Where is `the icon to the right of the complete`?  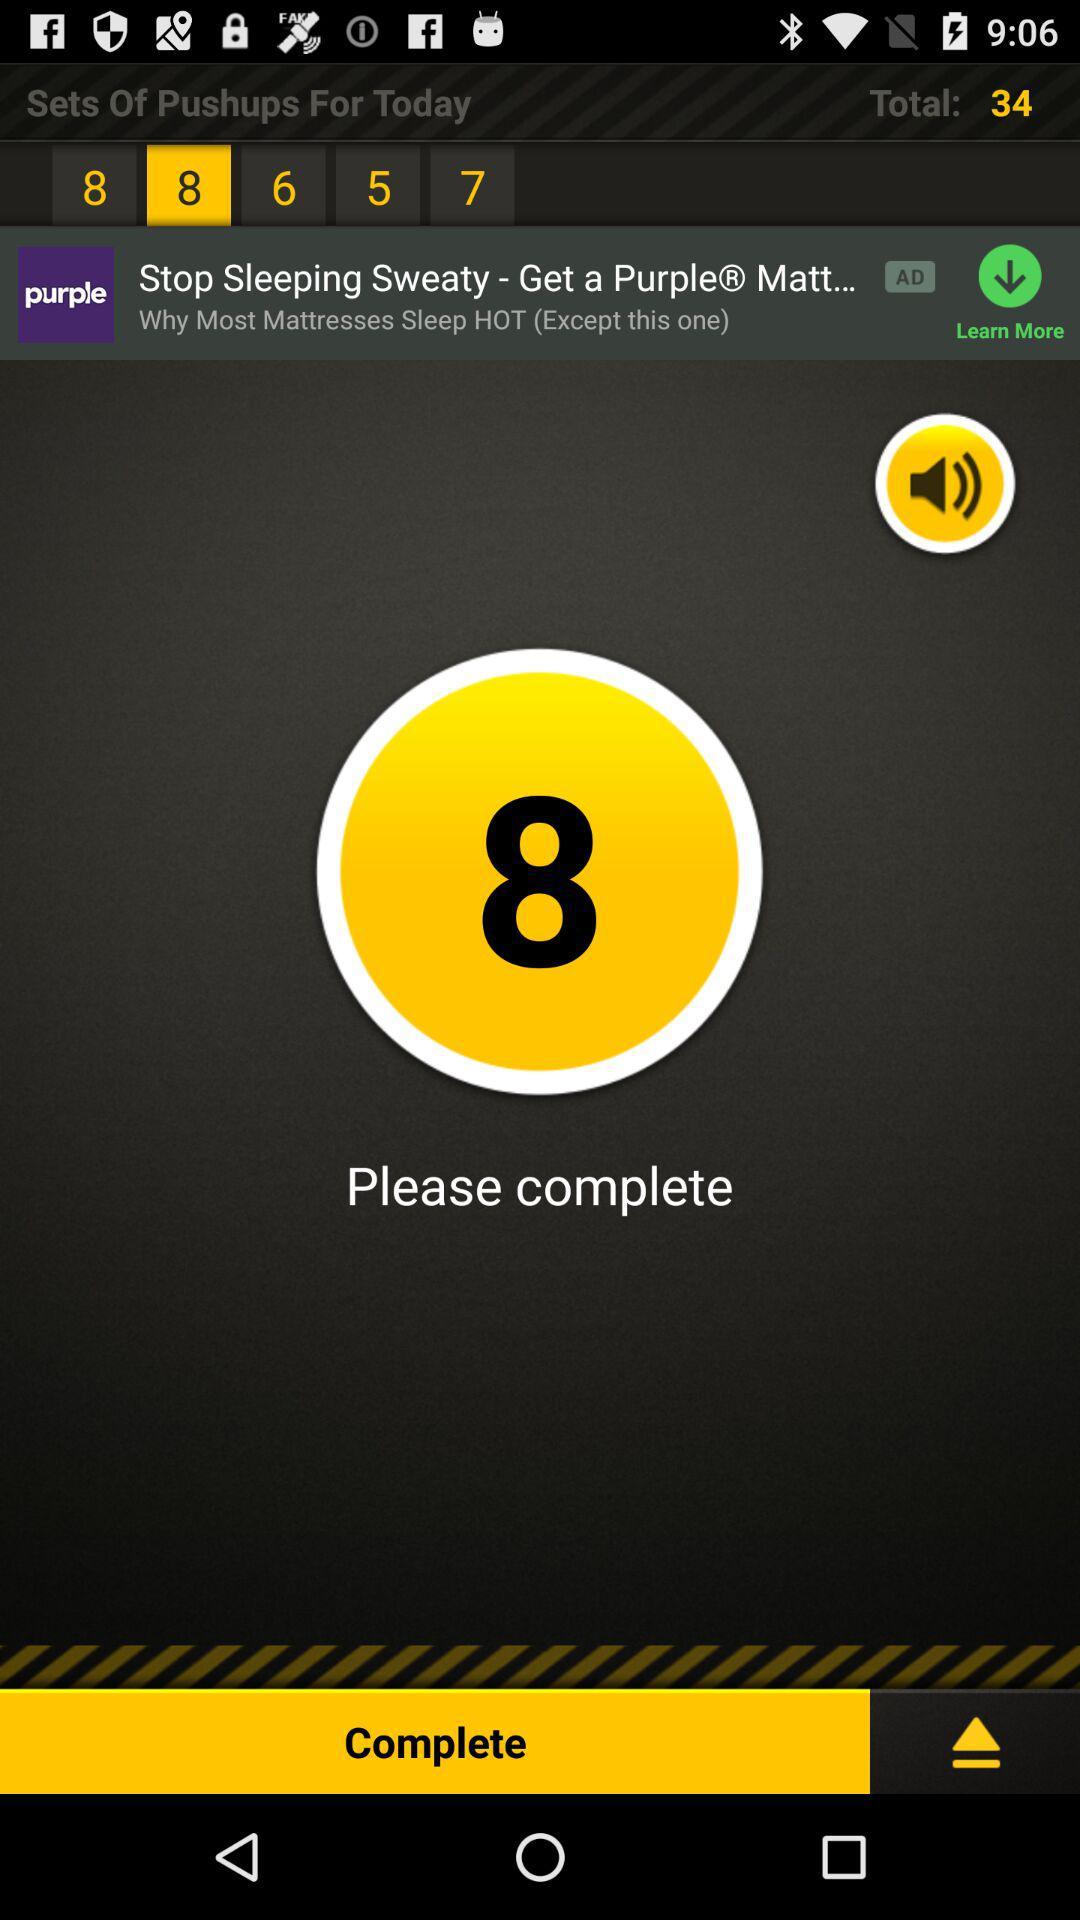
the icon to the right of the complete is located at coordinates (974, 1732).